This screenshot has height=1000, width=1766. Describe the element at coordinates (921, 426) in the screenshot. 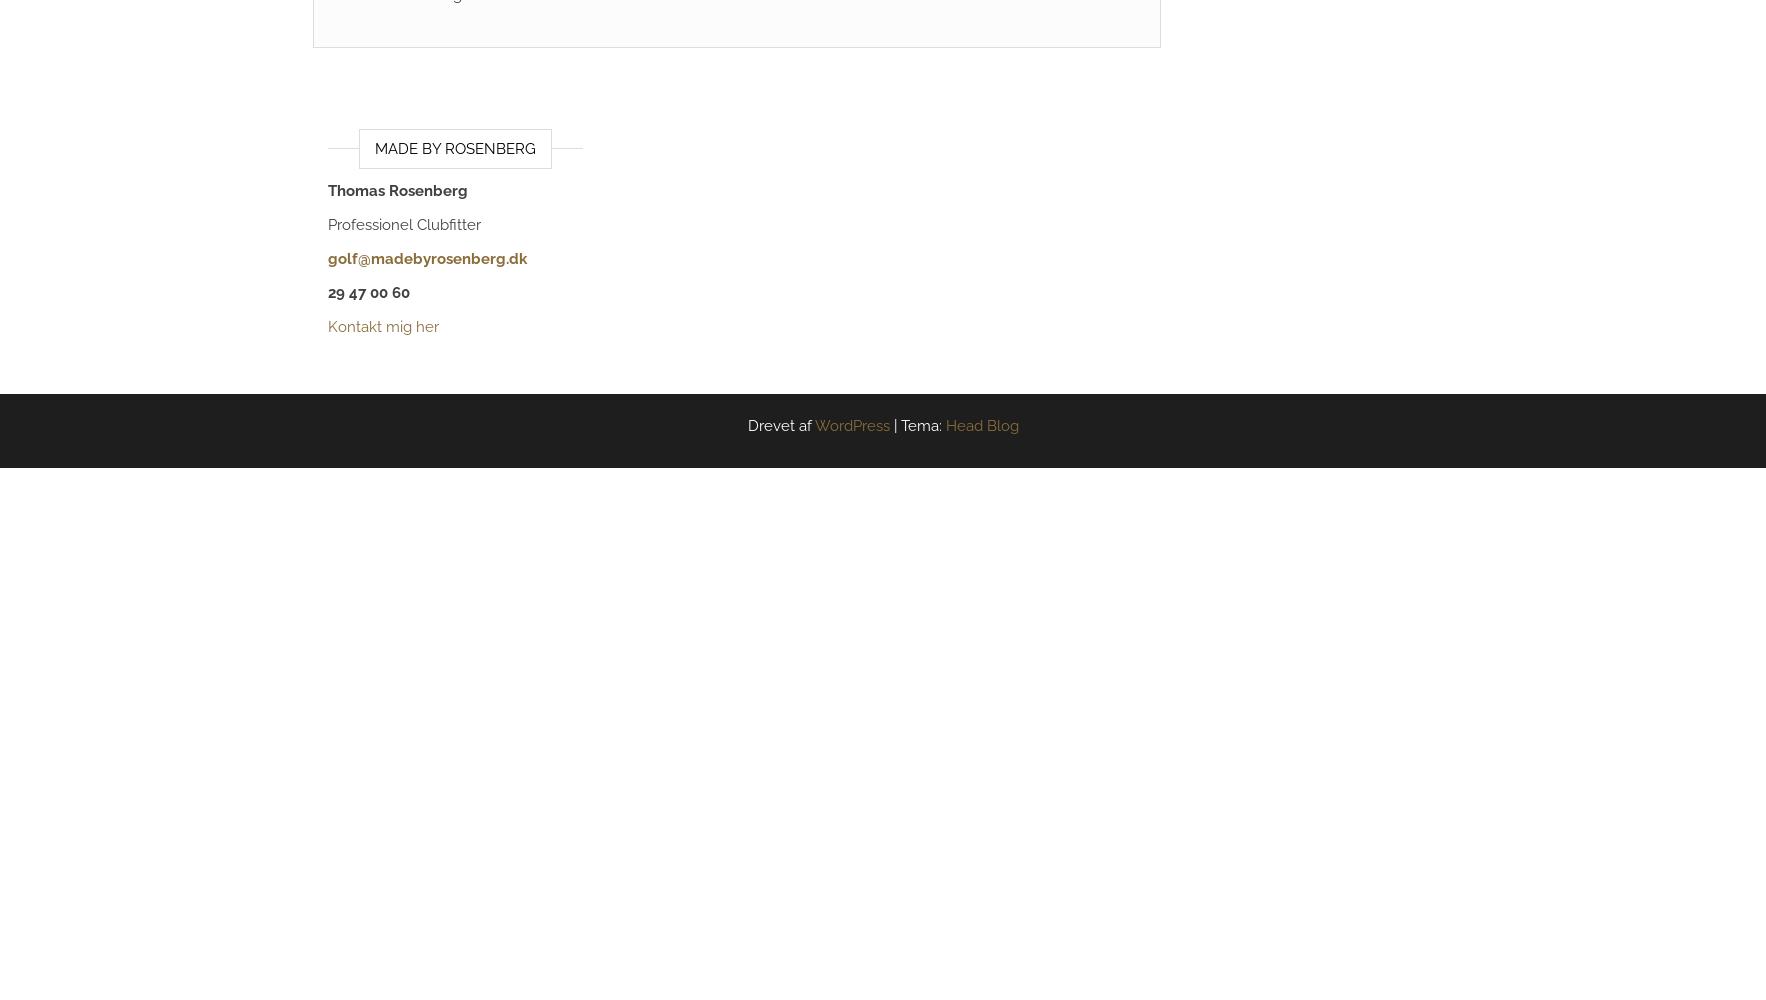

I see `'Tema:'` at that location.